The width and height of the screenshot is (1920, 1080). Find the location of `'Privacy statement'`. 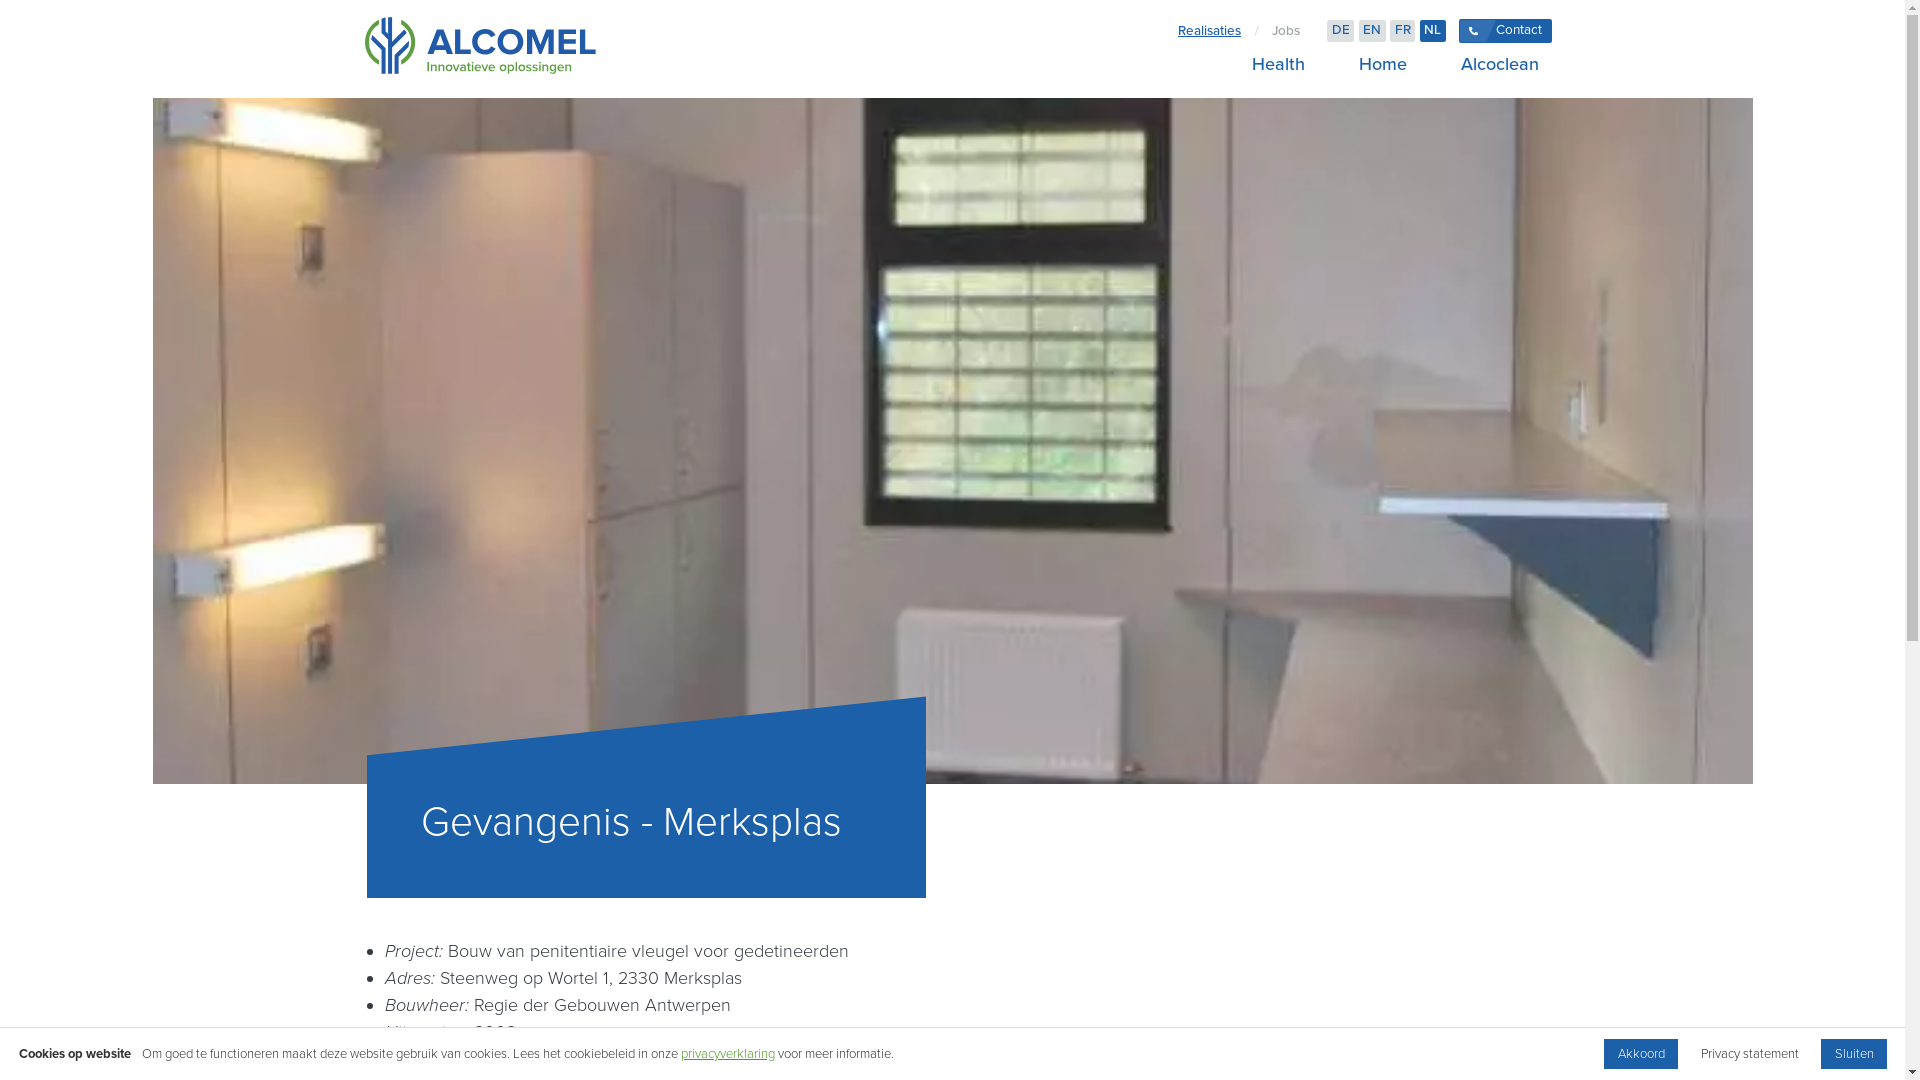

'Privacy statement' is located at coordinates (1748, 1052).